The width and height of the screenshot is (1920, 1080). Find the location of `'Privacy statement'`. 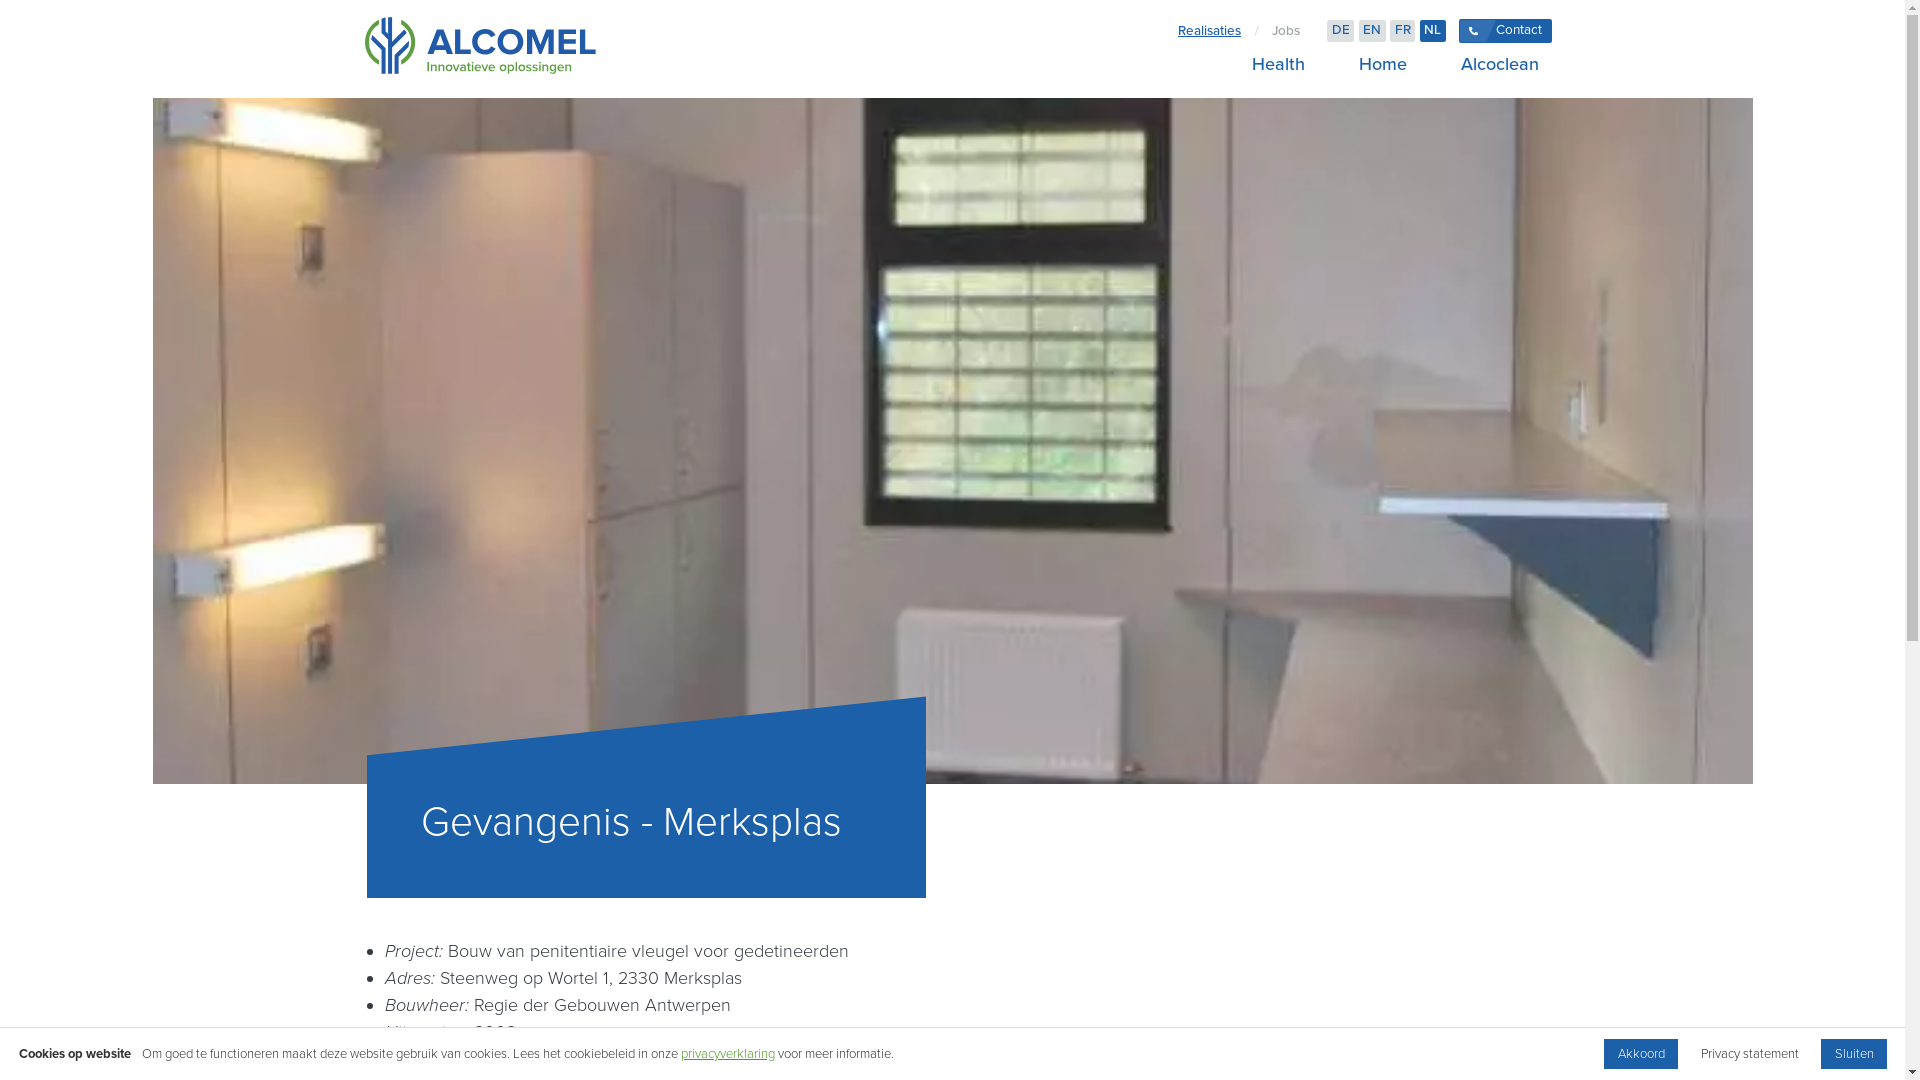

'Privacy statement' is located at coordinates (1748, 1052).